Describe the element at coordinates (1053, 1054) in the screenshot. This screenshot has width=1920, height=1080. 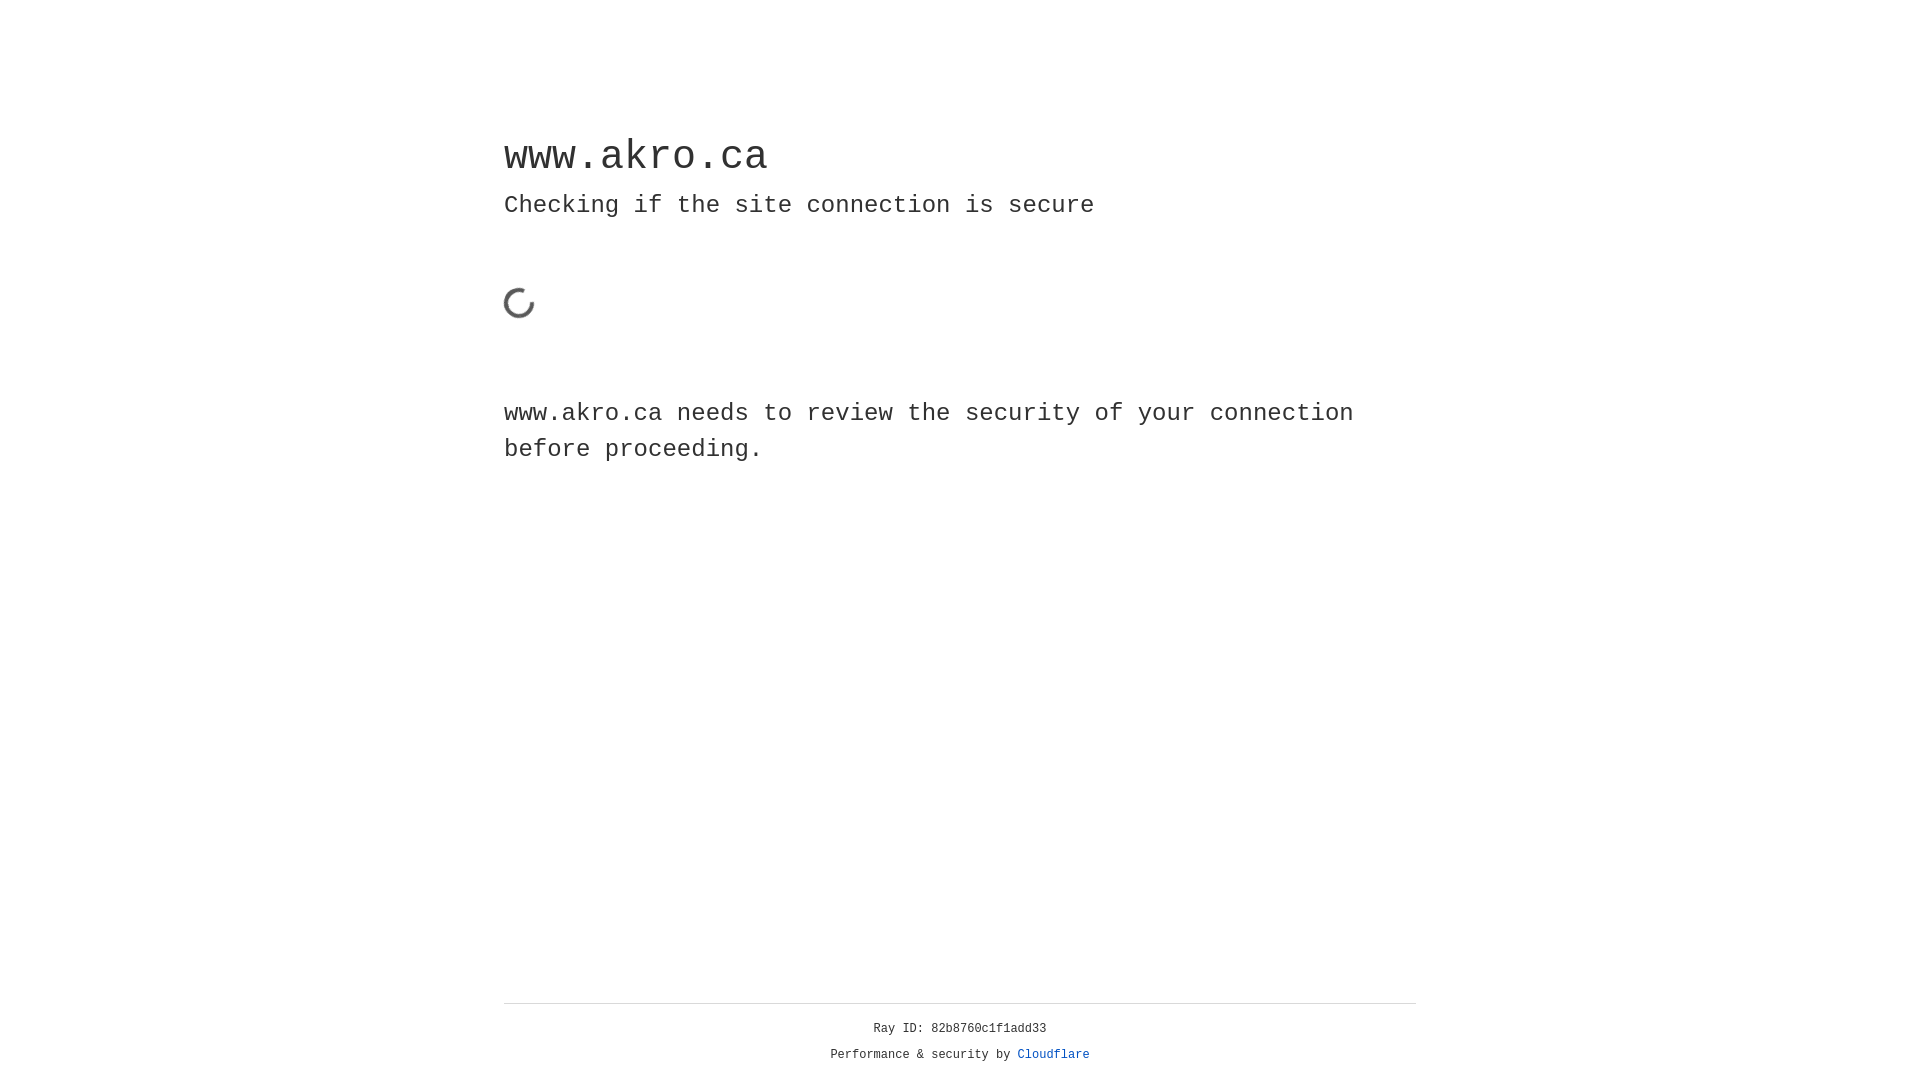
I see `'Cloudflare'` at that location.